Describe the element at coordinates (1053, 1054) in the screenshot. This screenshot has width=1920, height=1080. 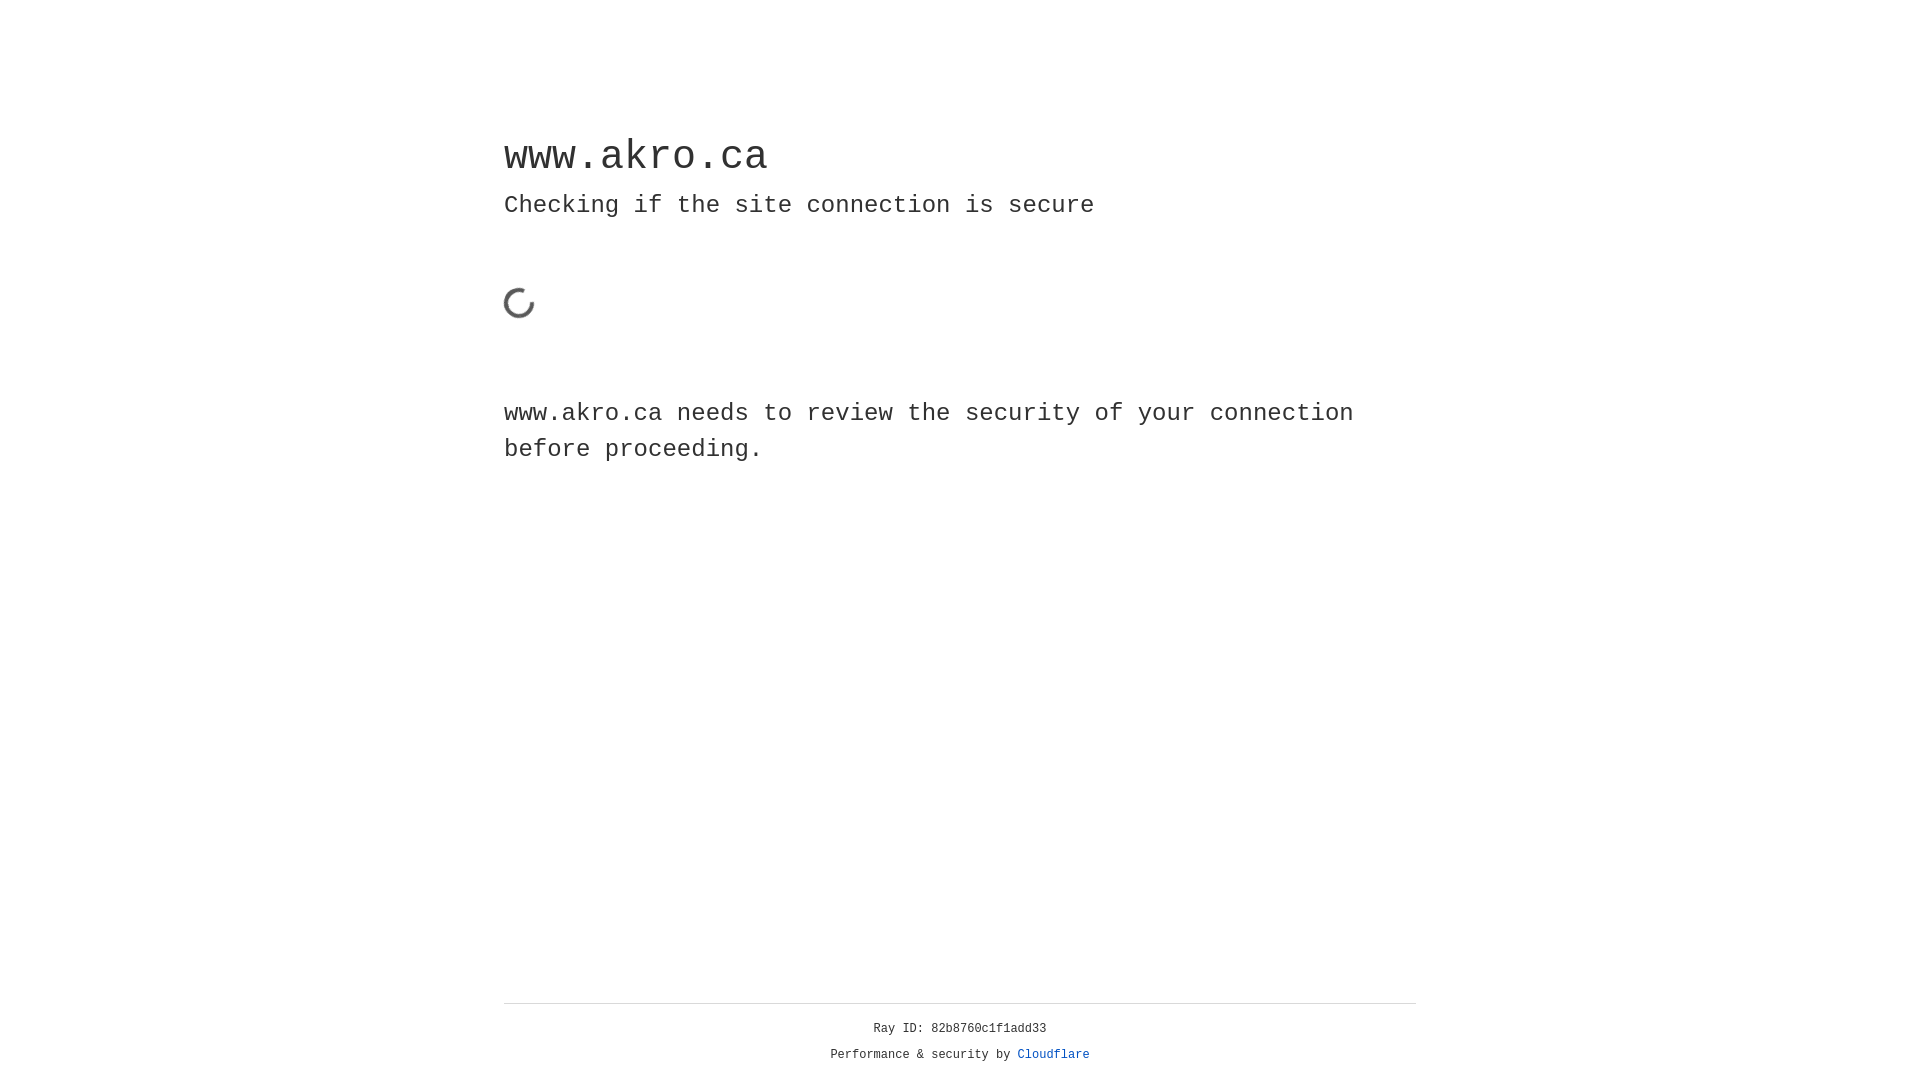
I see `'Cloudflare'` at that location.